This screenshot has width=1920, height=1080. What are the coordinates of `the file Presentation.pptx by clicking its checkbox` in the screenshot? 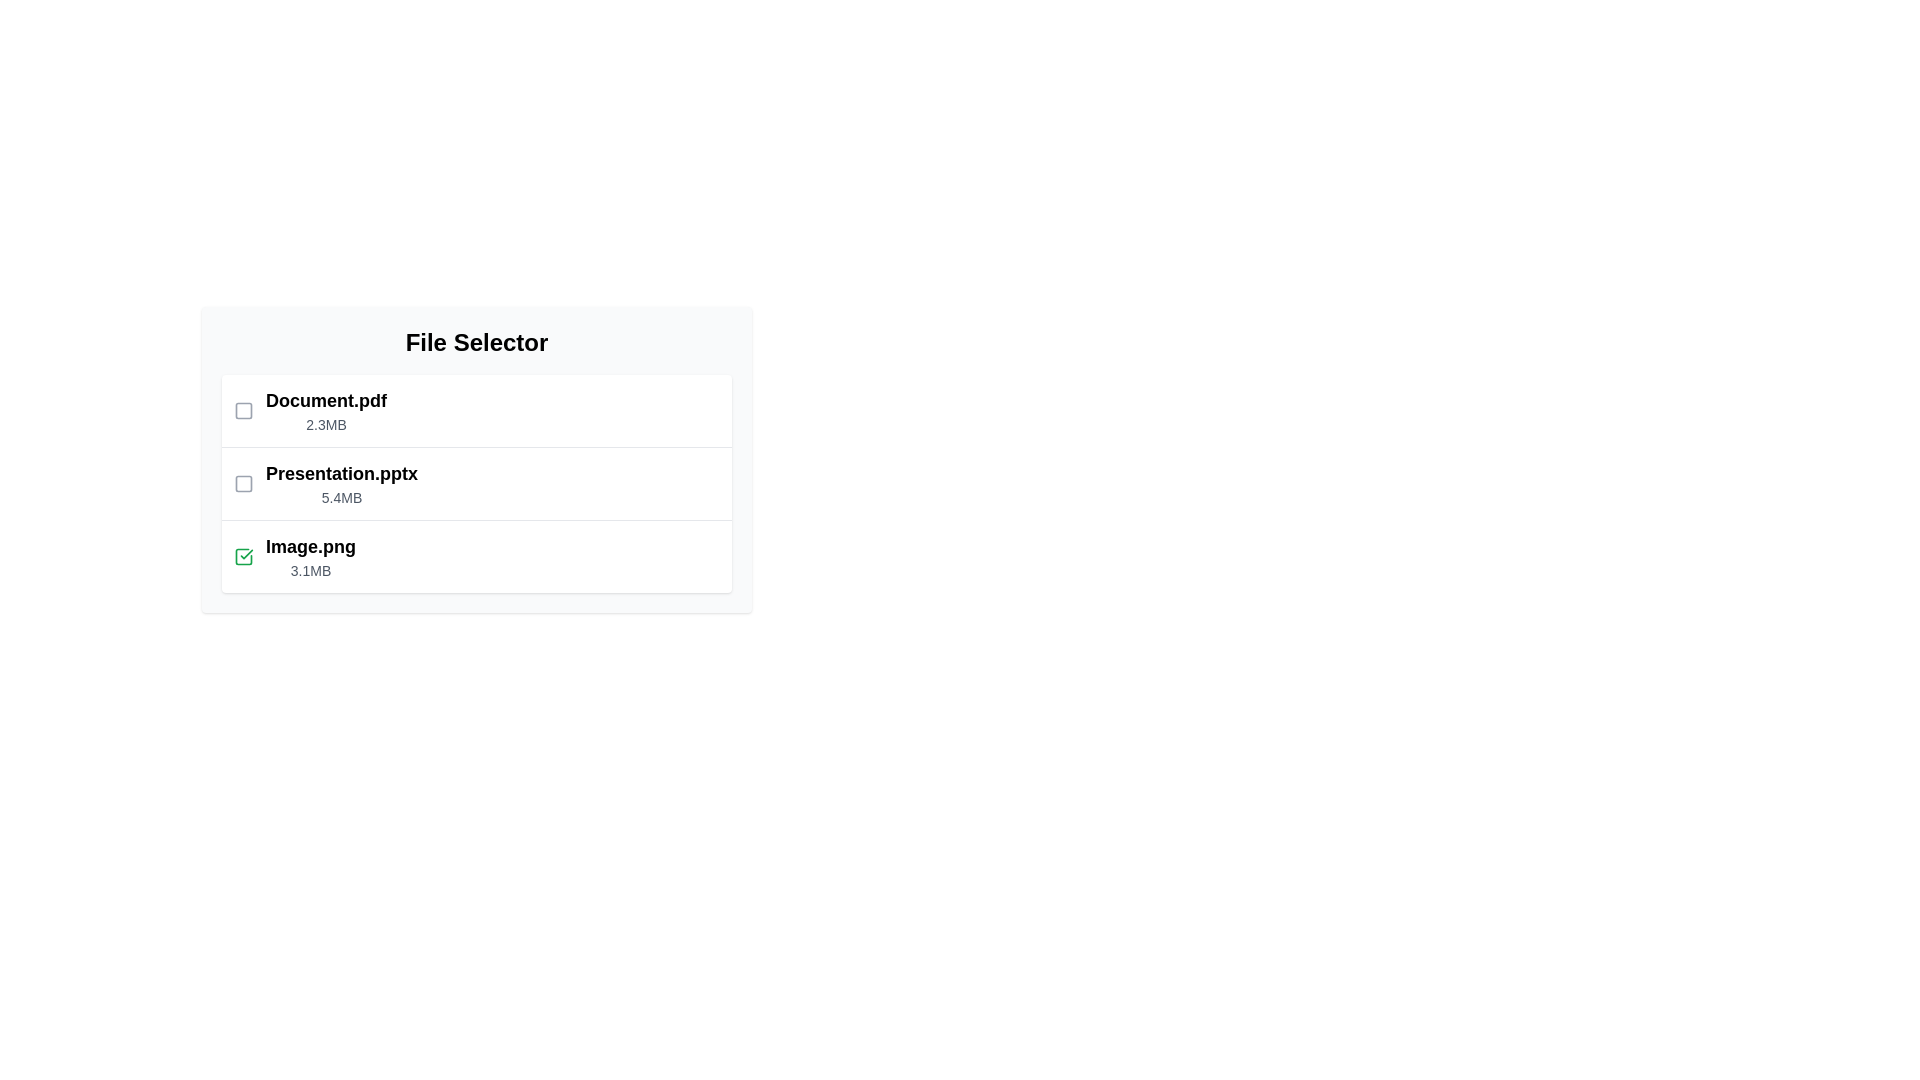 It's located at (243, 483).